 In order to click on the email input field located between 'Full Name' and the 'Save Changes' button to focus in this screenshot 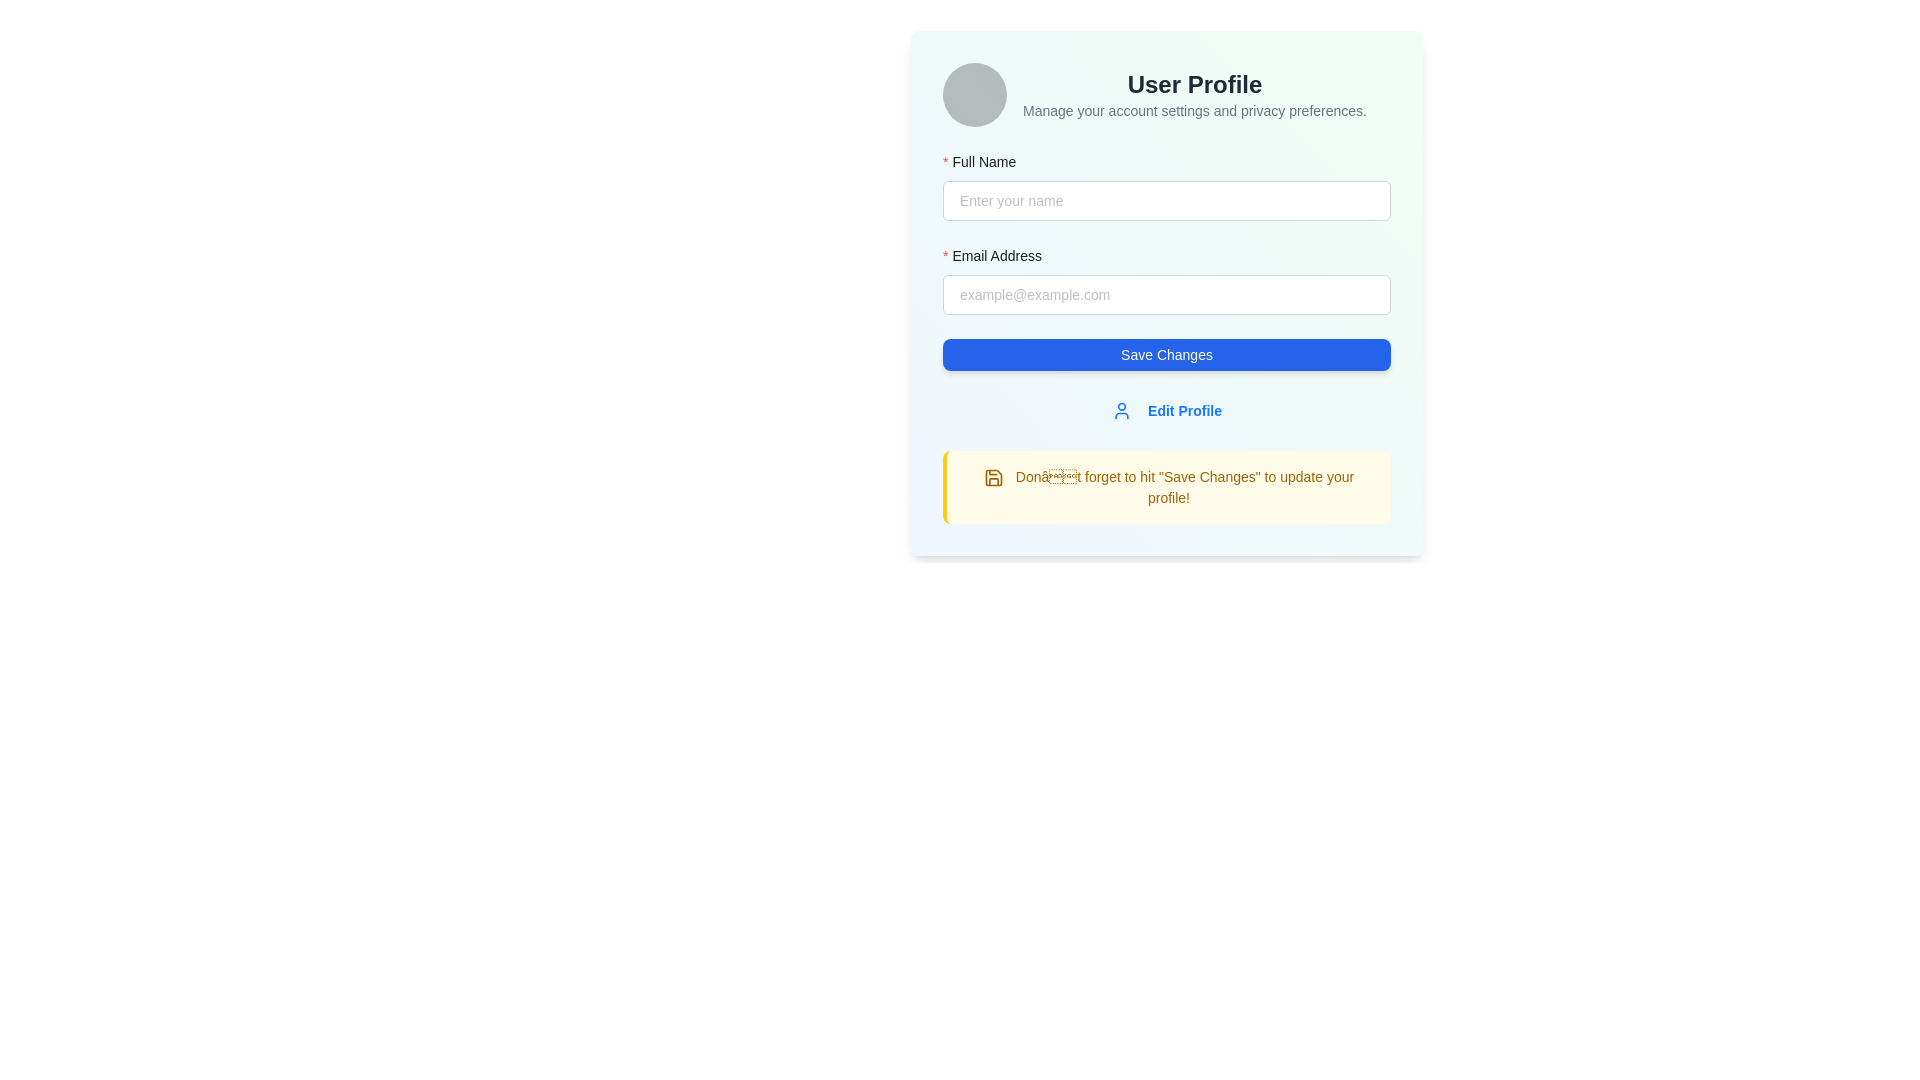, I will do `click(1166, 293)`.